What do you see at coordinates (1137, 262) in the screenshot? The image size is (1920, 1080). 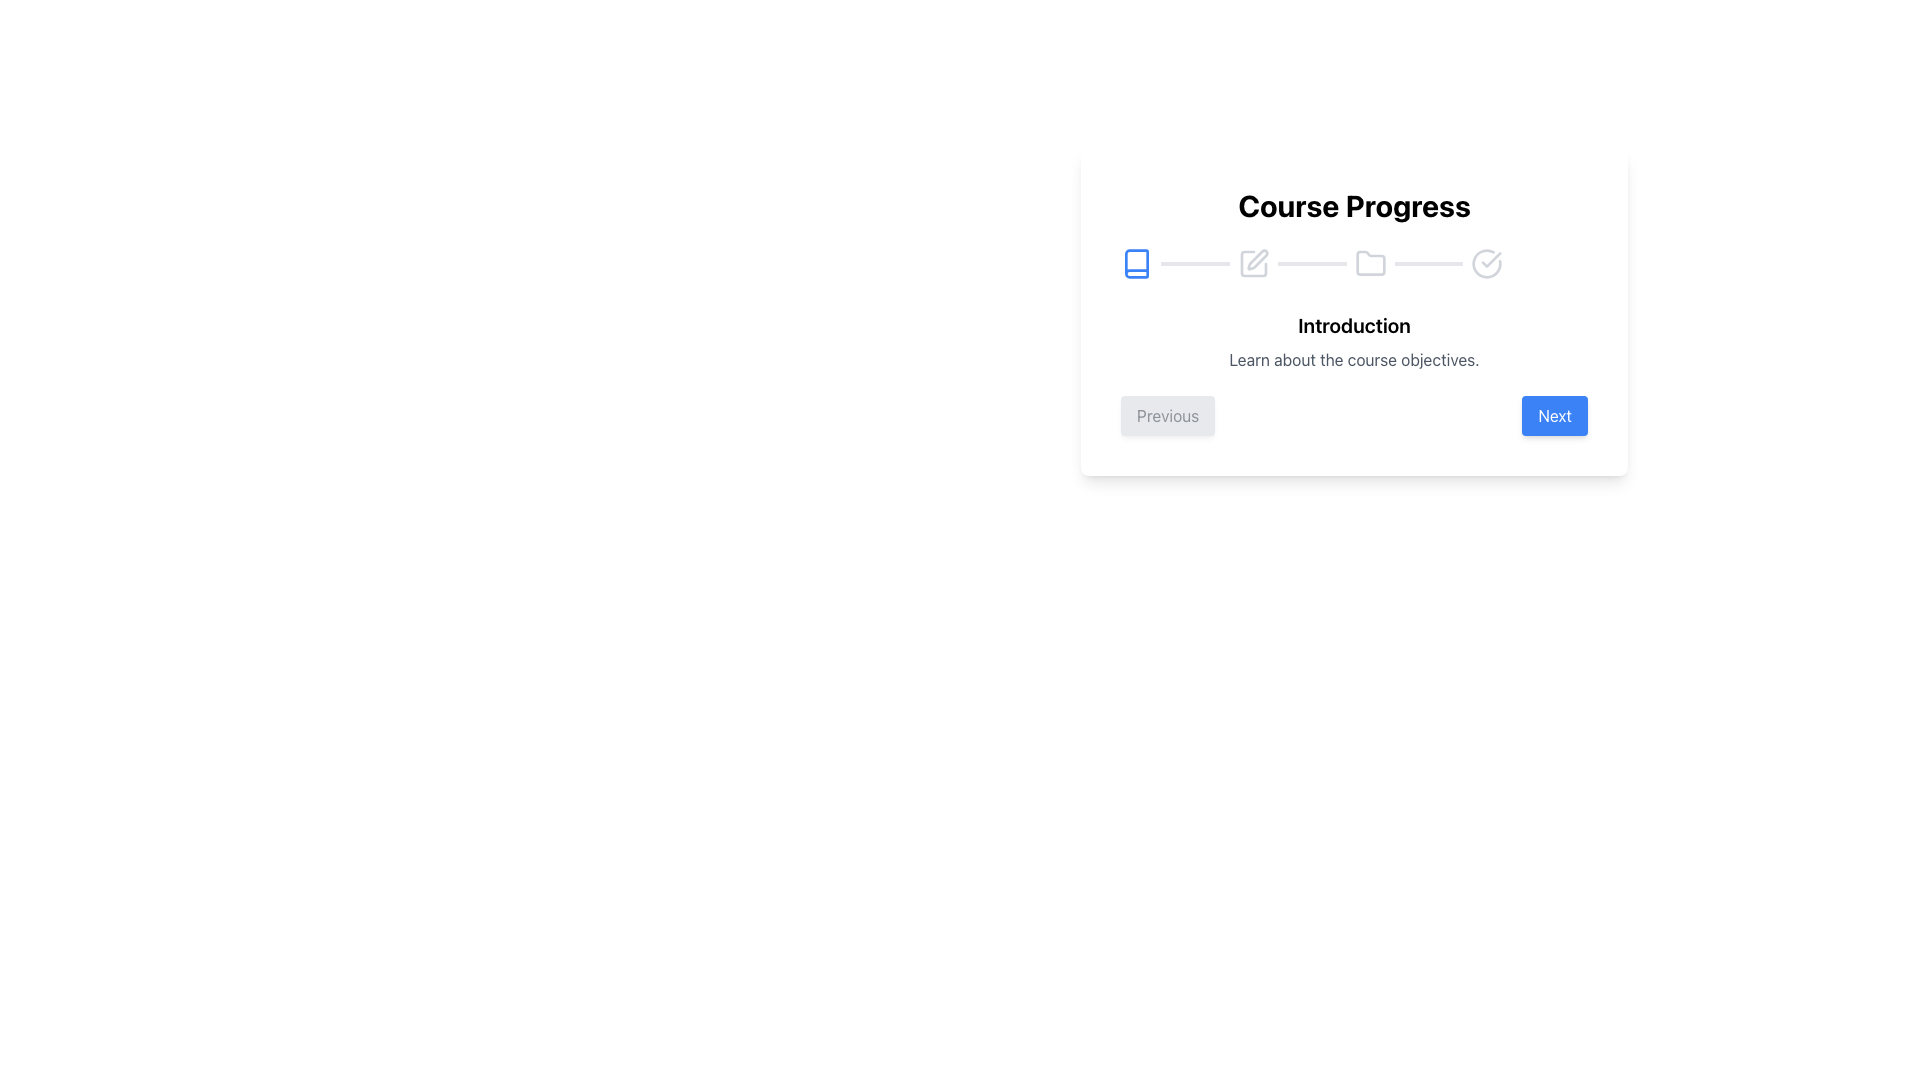 I see `the blue-colored book outline SVG icon located at the far-left side of the progress bar` at bounding box center [1137, 262].